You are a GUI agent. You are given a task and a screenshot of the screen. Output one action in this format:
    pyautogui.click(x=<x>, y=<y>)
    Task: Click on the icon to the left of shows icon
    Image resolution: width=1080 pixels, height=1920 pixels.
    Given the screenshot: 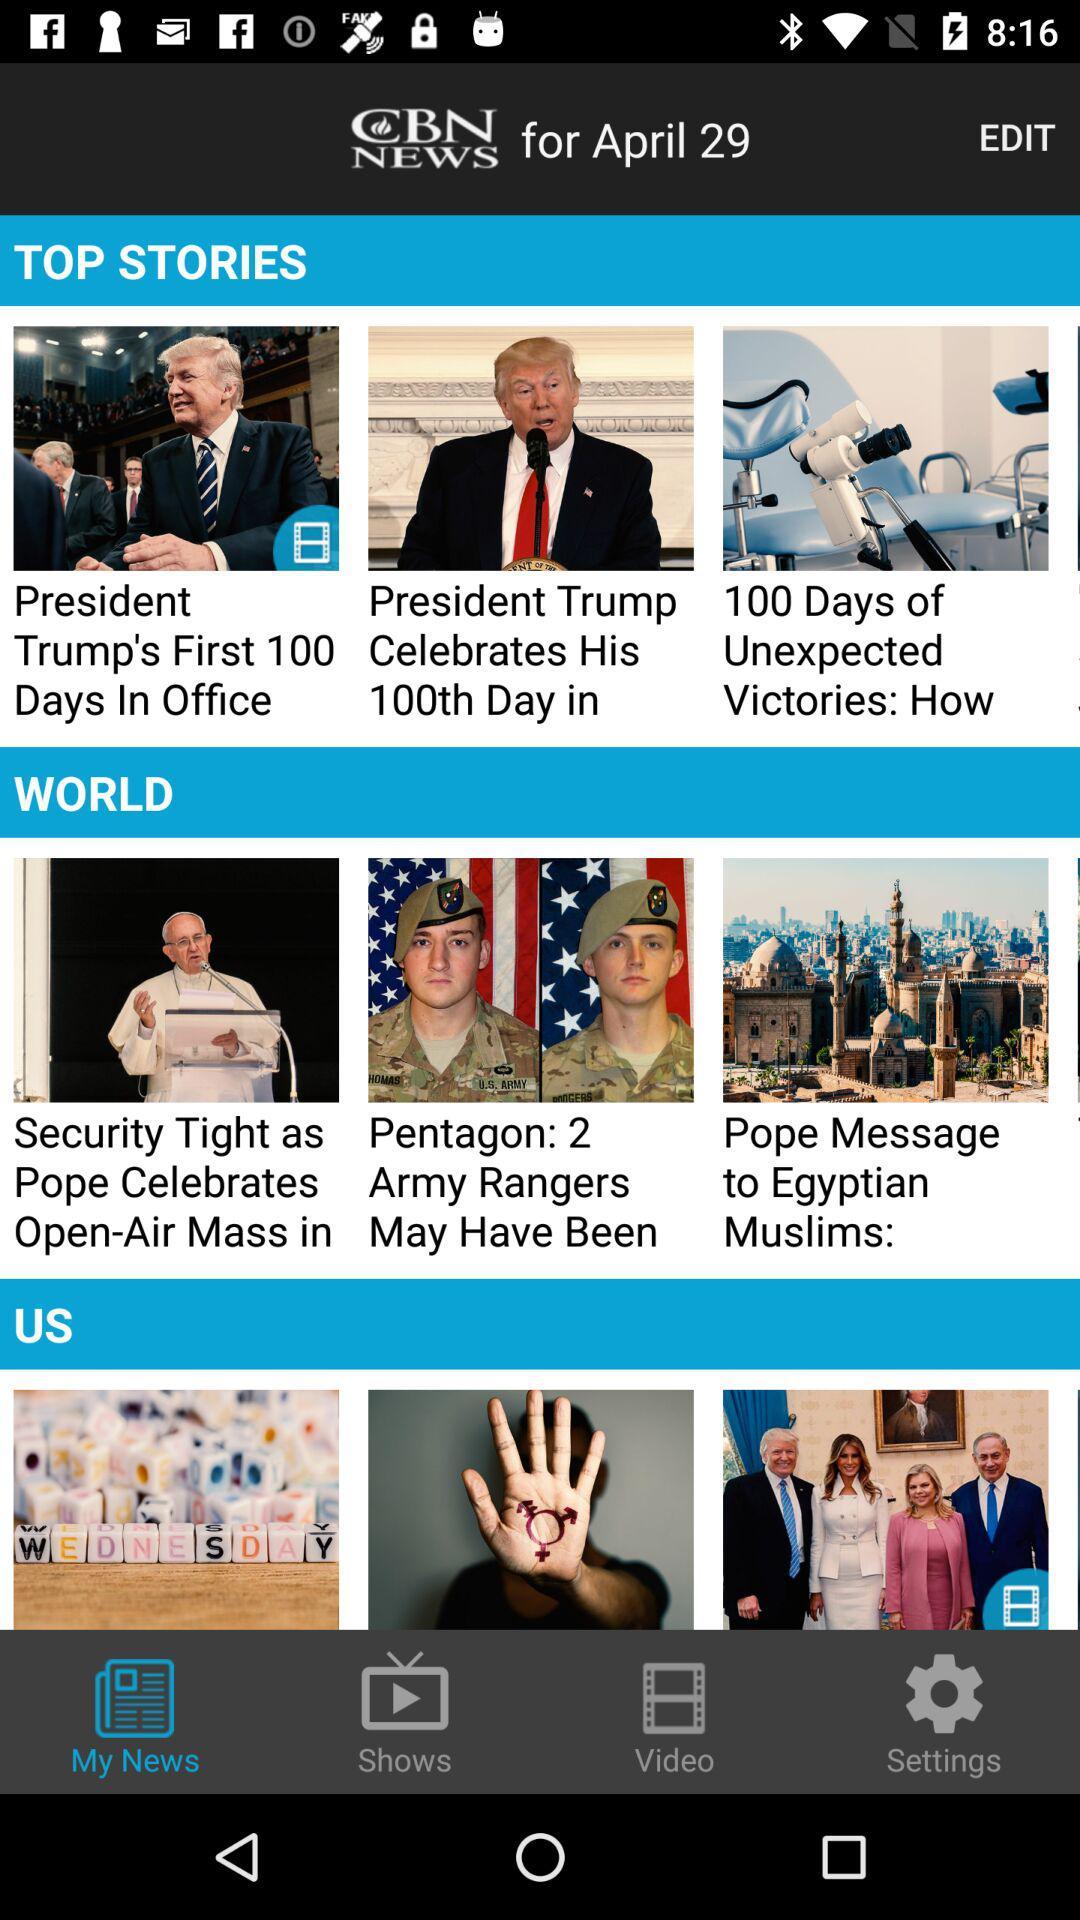 What is the action you would take?
    pyautogui.click(x=135, y=1718)
    